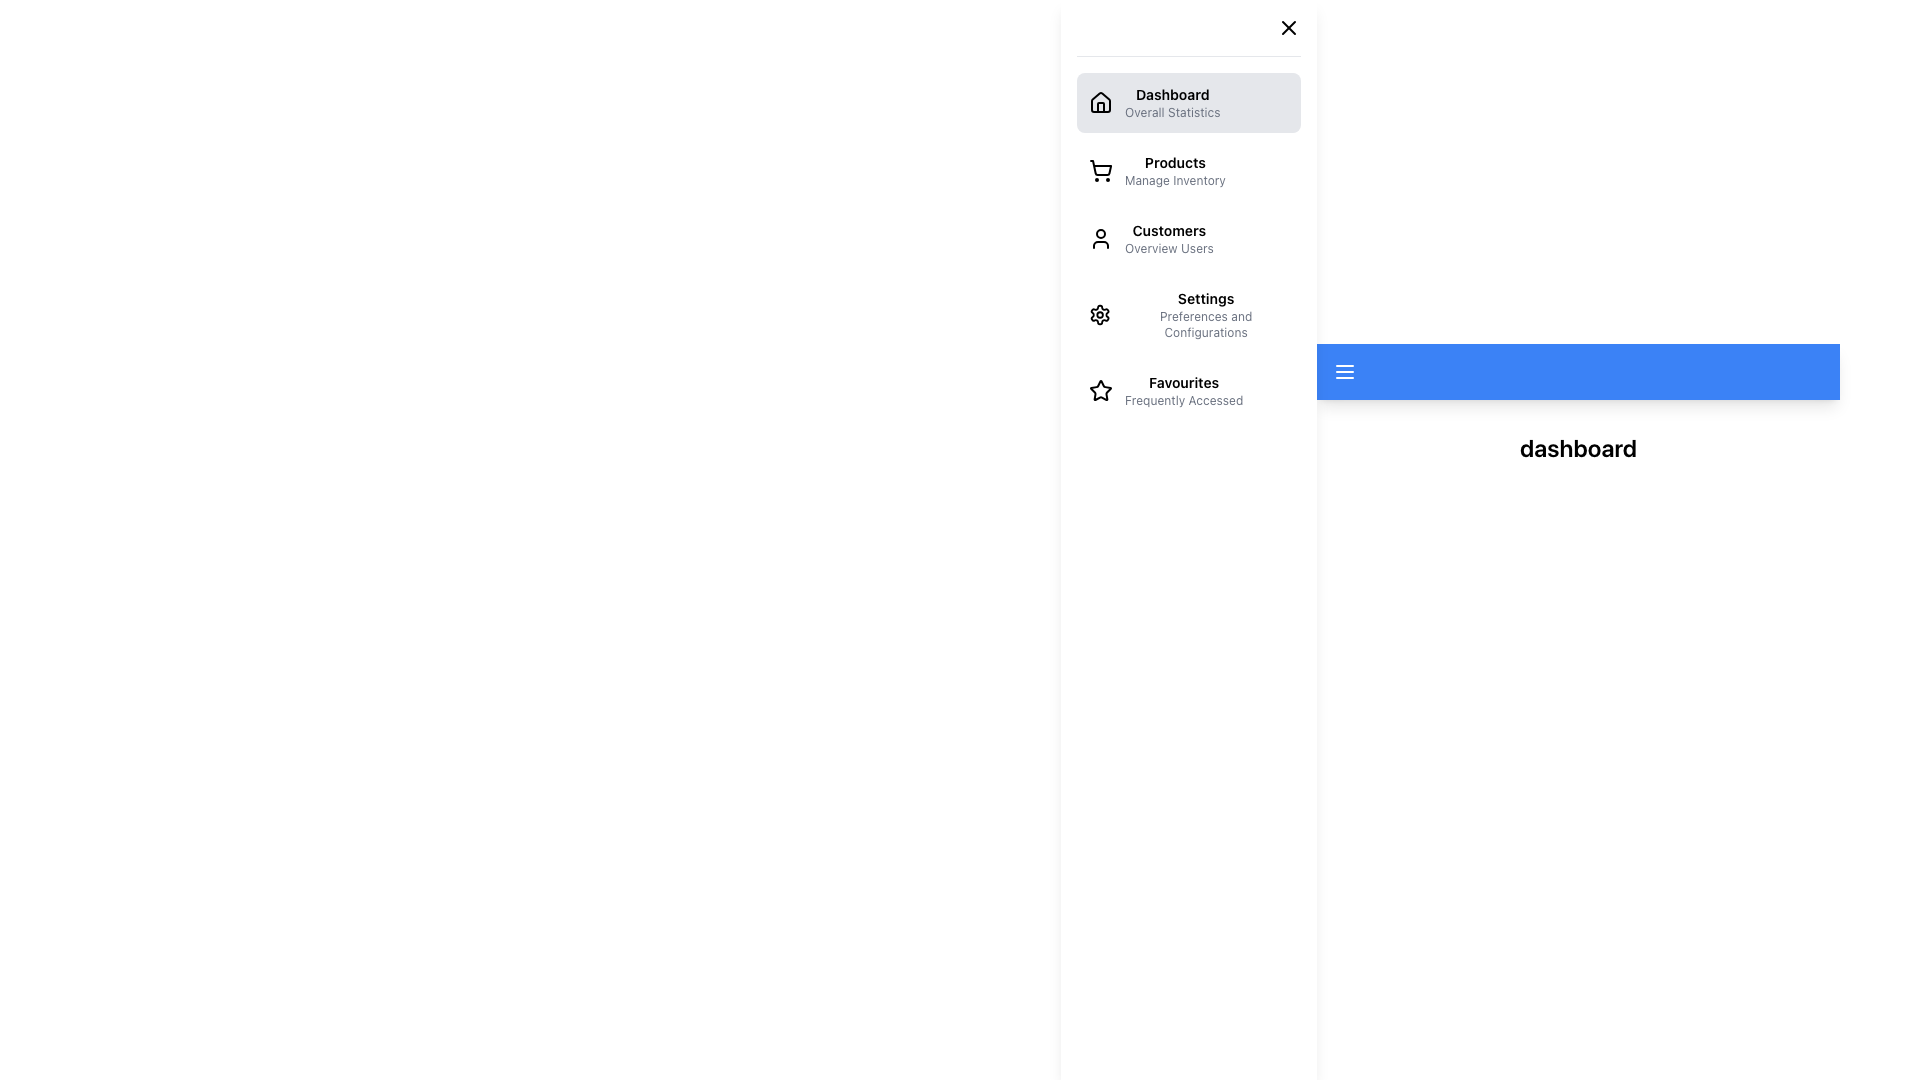 Image resolution: width=1920 pixels, height=1080 pixels. Describe the element at coordinates (1289, 27) in the screenshot. I see `the small 'X' icon in the upper right corner of the sidebar menu` at that location.